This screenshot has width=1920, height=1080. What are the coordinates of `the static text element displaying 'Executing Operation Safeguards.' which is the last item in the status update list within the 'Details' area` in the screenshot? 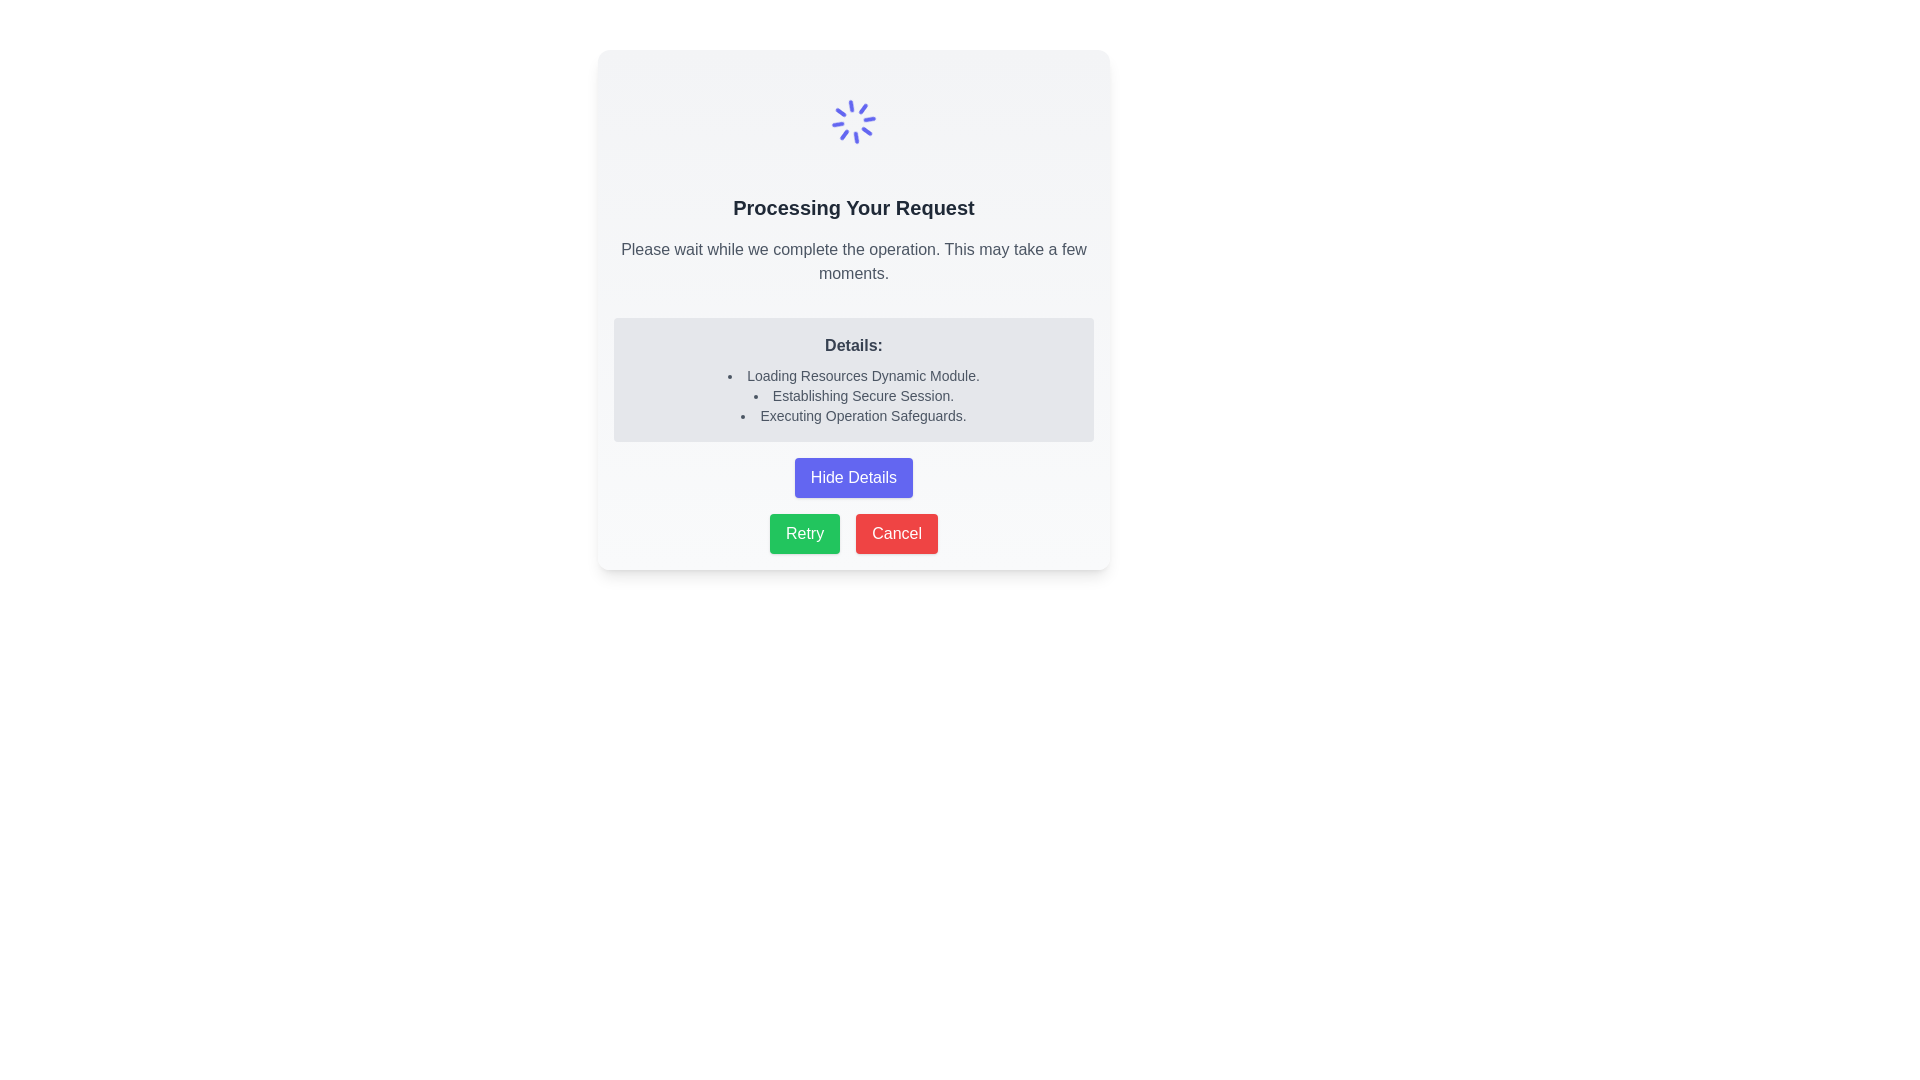 It's located at (854, 415).